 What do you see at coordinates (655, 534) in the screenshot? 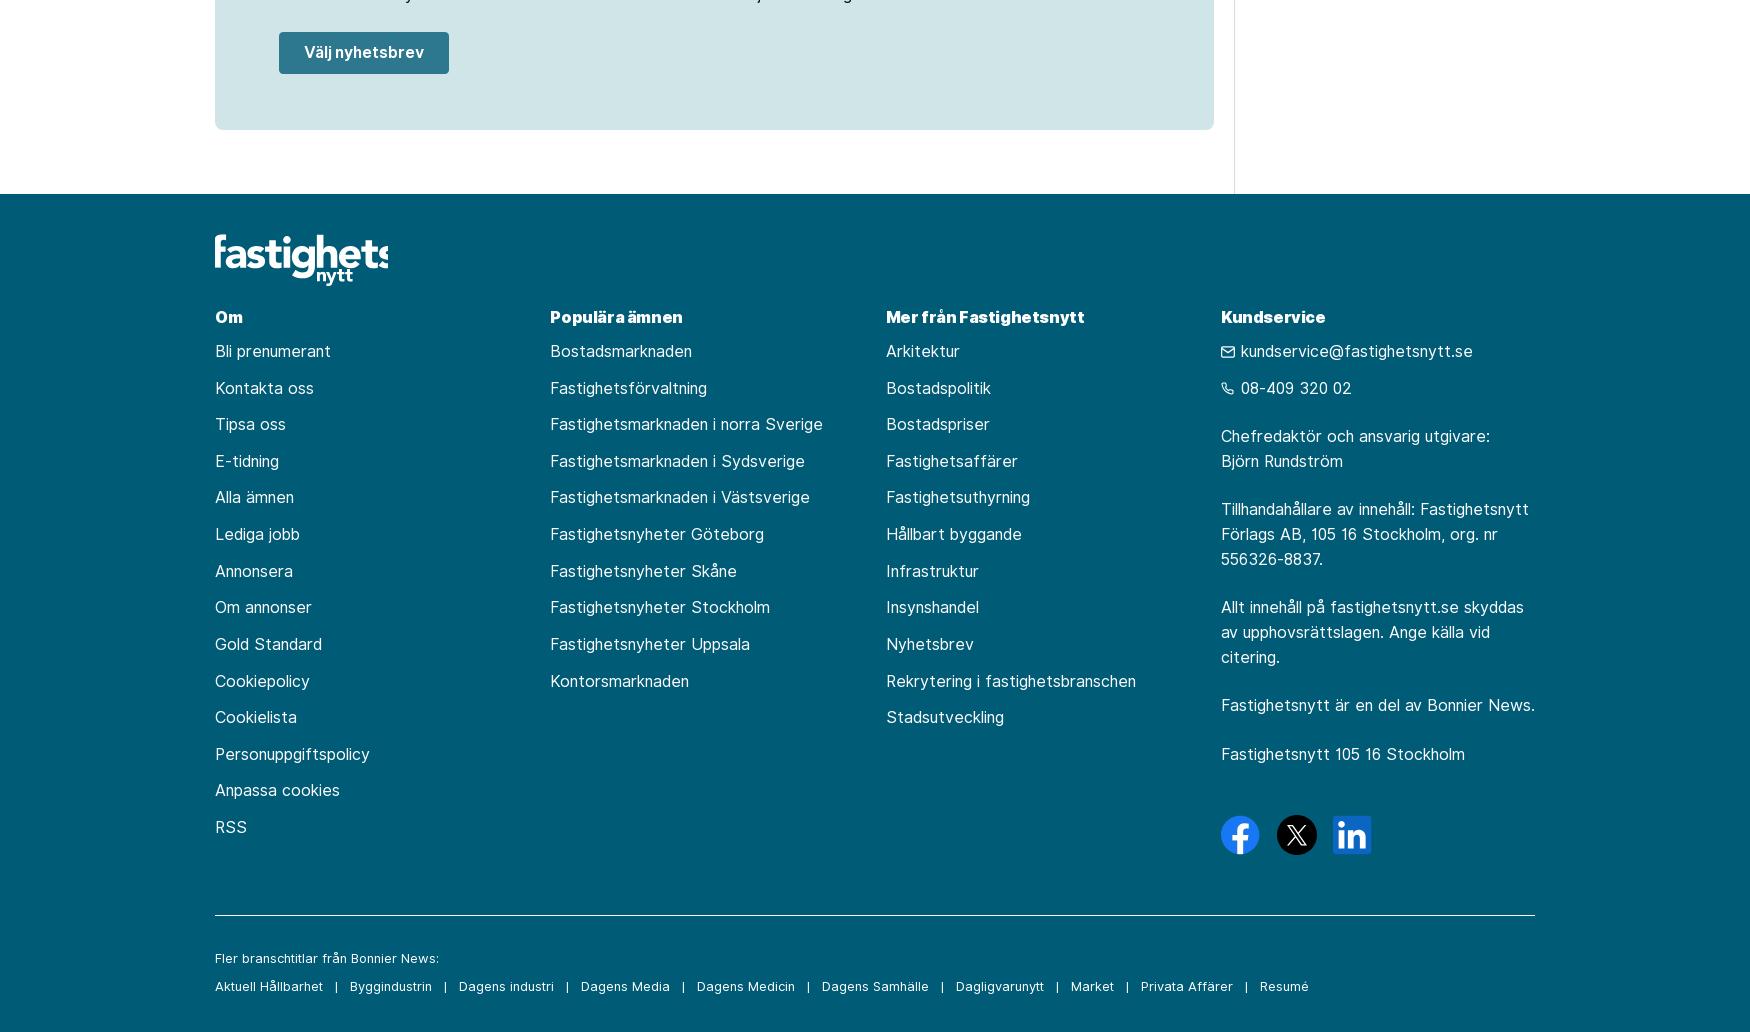
I see `'Fastighetsnyheter Göteborg'` at bounding box center [655, 534].